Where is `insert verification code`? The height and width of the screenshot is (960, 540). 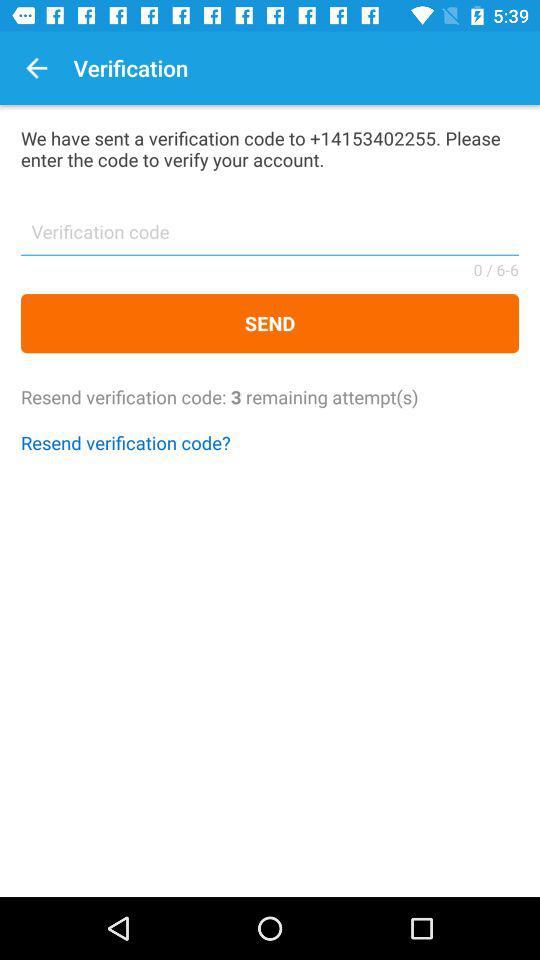 insert verification code is located at coordinates (270, 238).